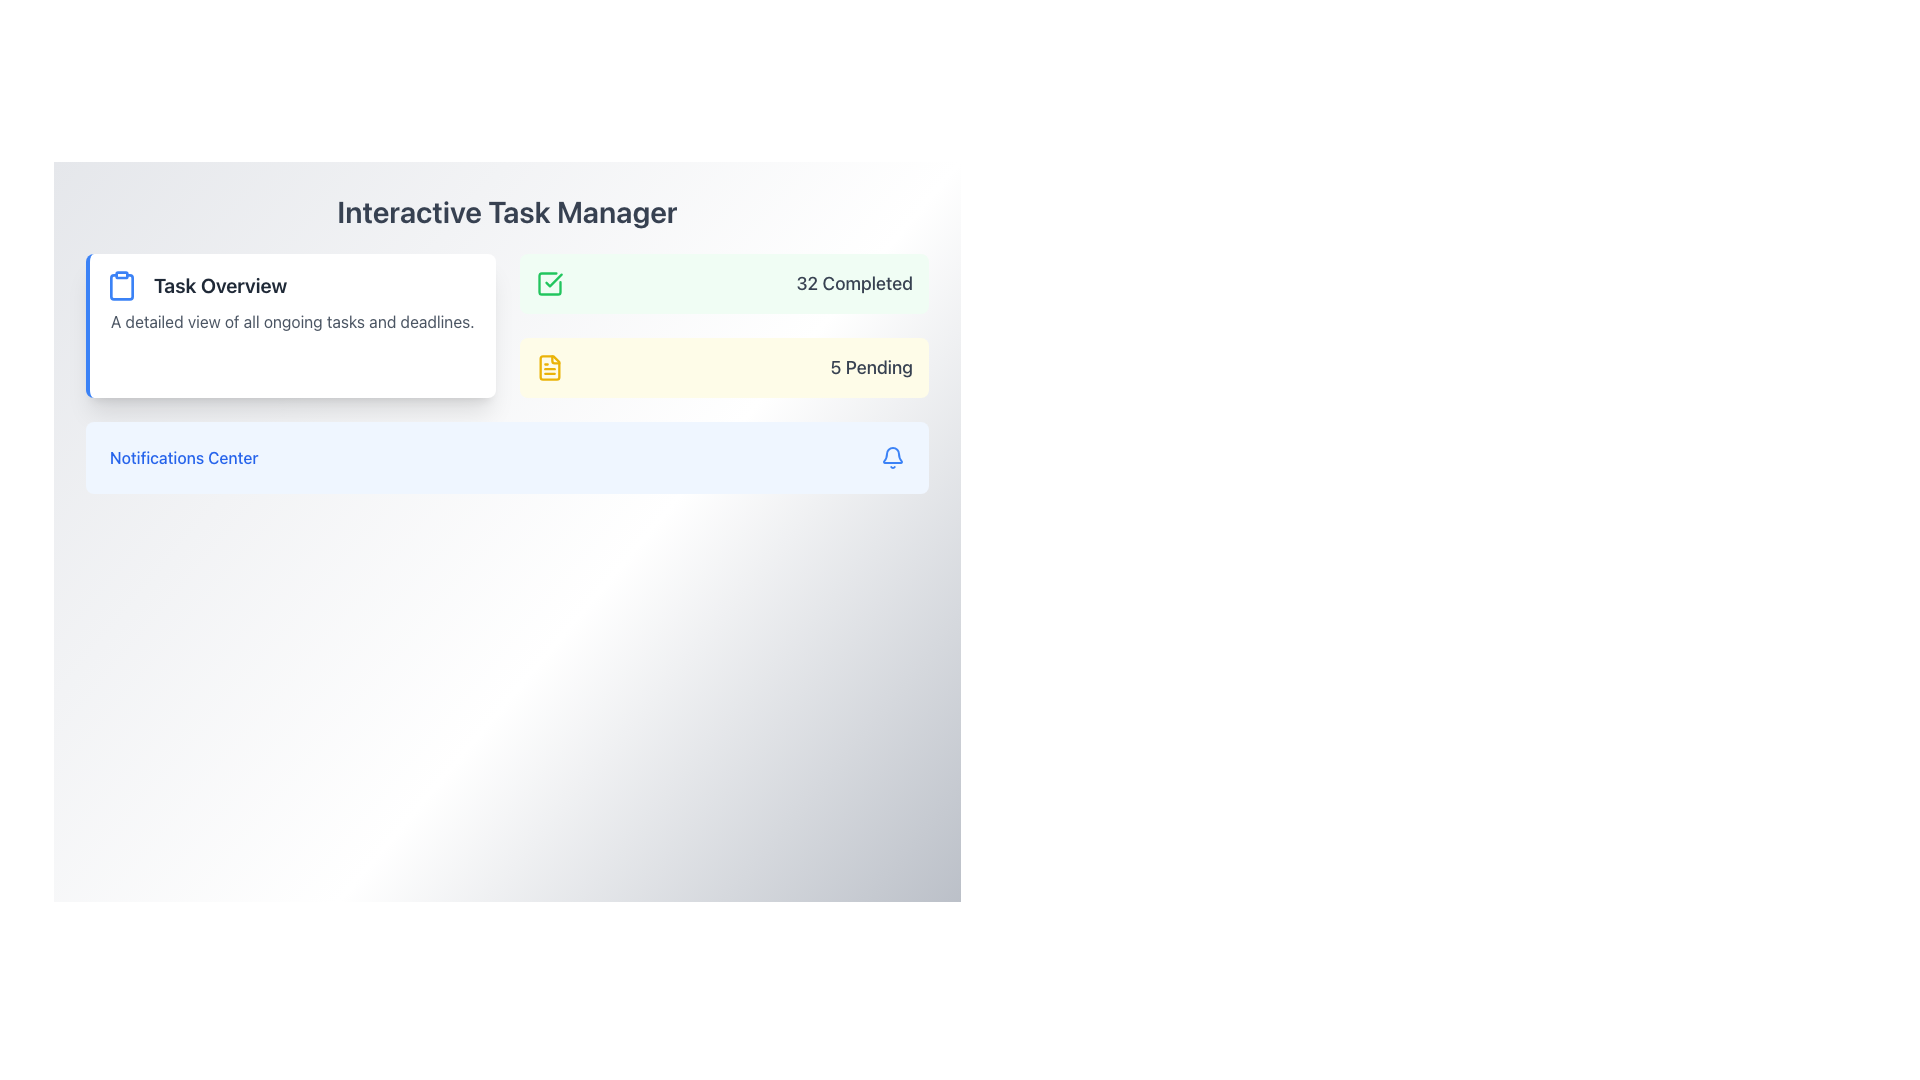  Describe the element at coordinates (871, 367) in the screenshot. I see `text label indicating the number of pending items, which is located on the right-hand side of a yellow-background box and aligned with an icon on the left` at that location.